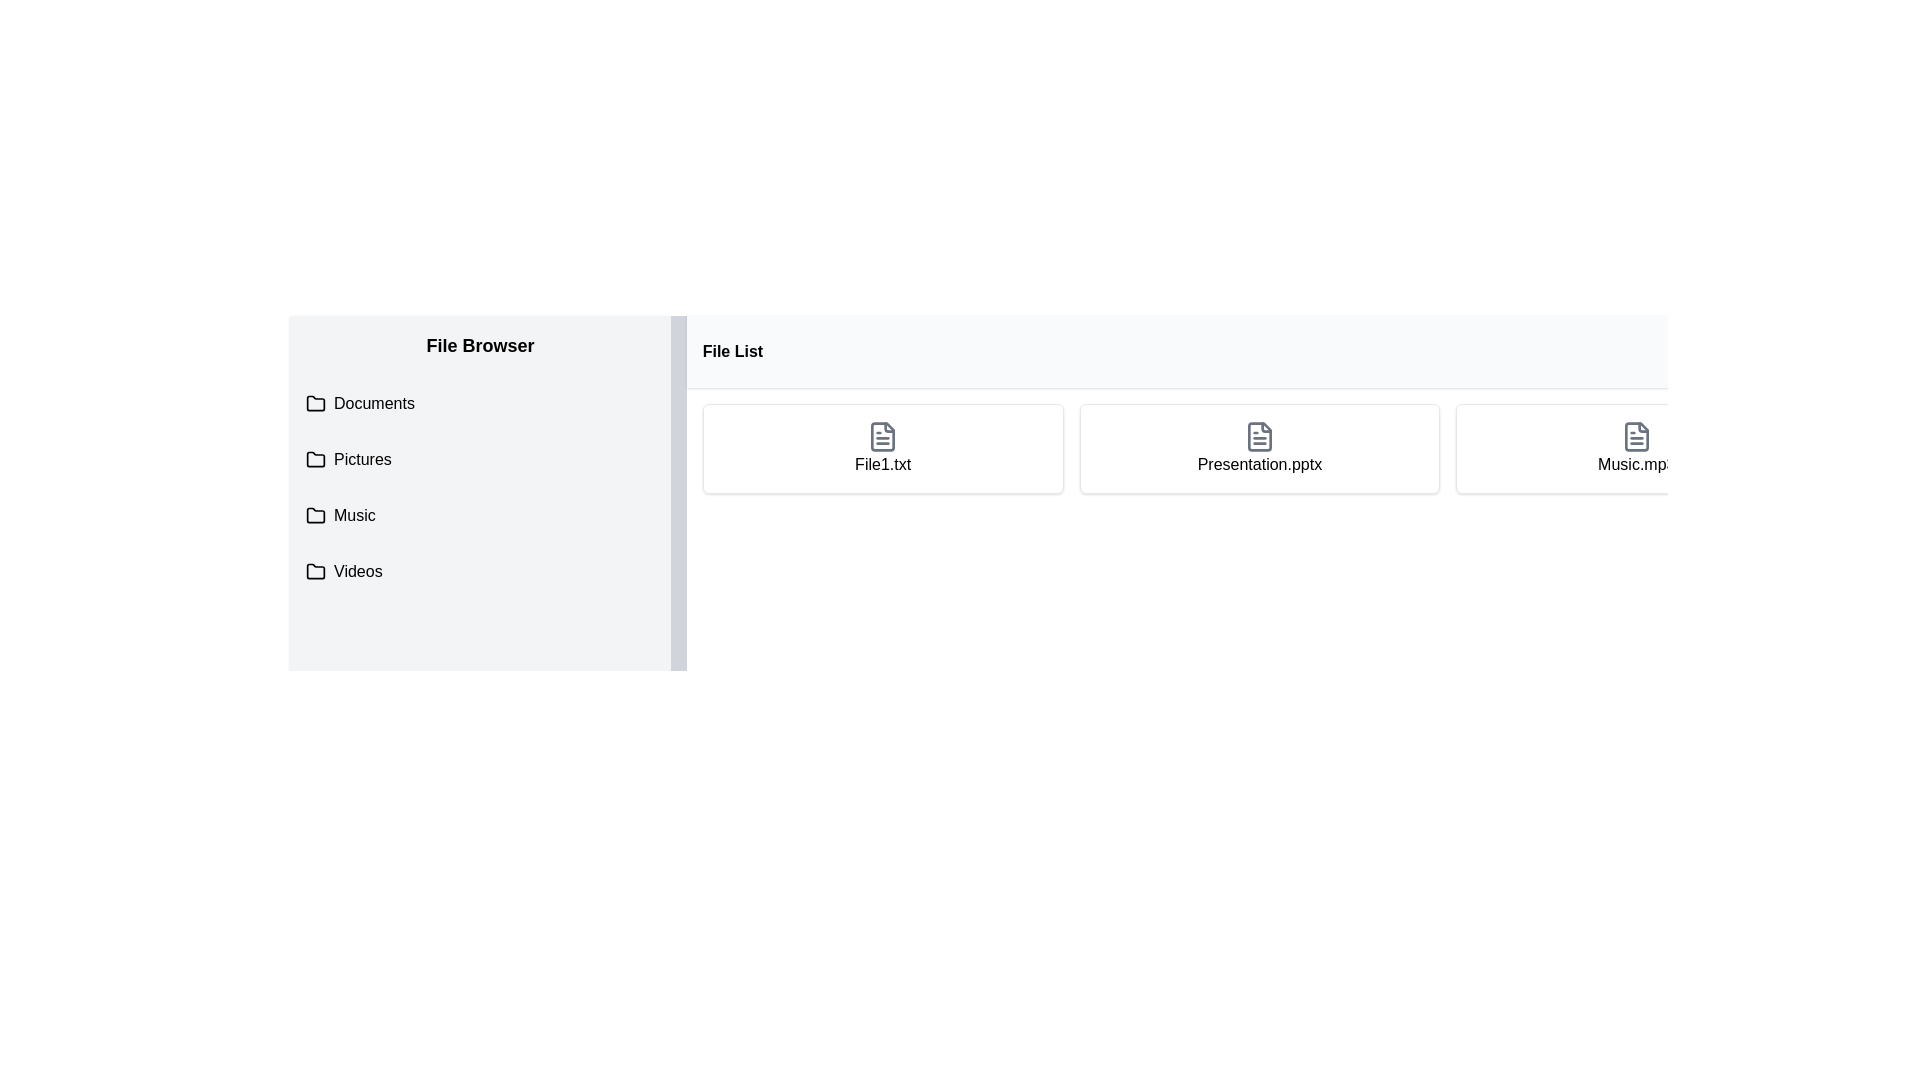 The height and width of the screenshot is (1080, 1920). What do you see at coordinates (358, 571) in the screenshot?
I see `the folder icon located to the left of the 'Videos' text label in the 'File Browser' section` at bounding box center [358, 571].